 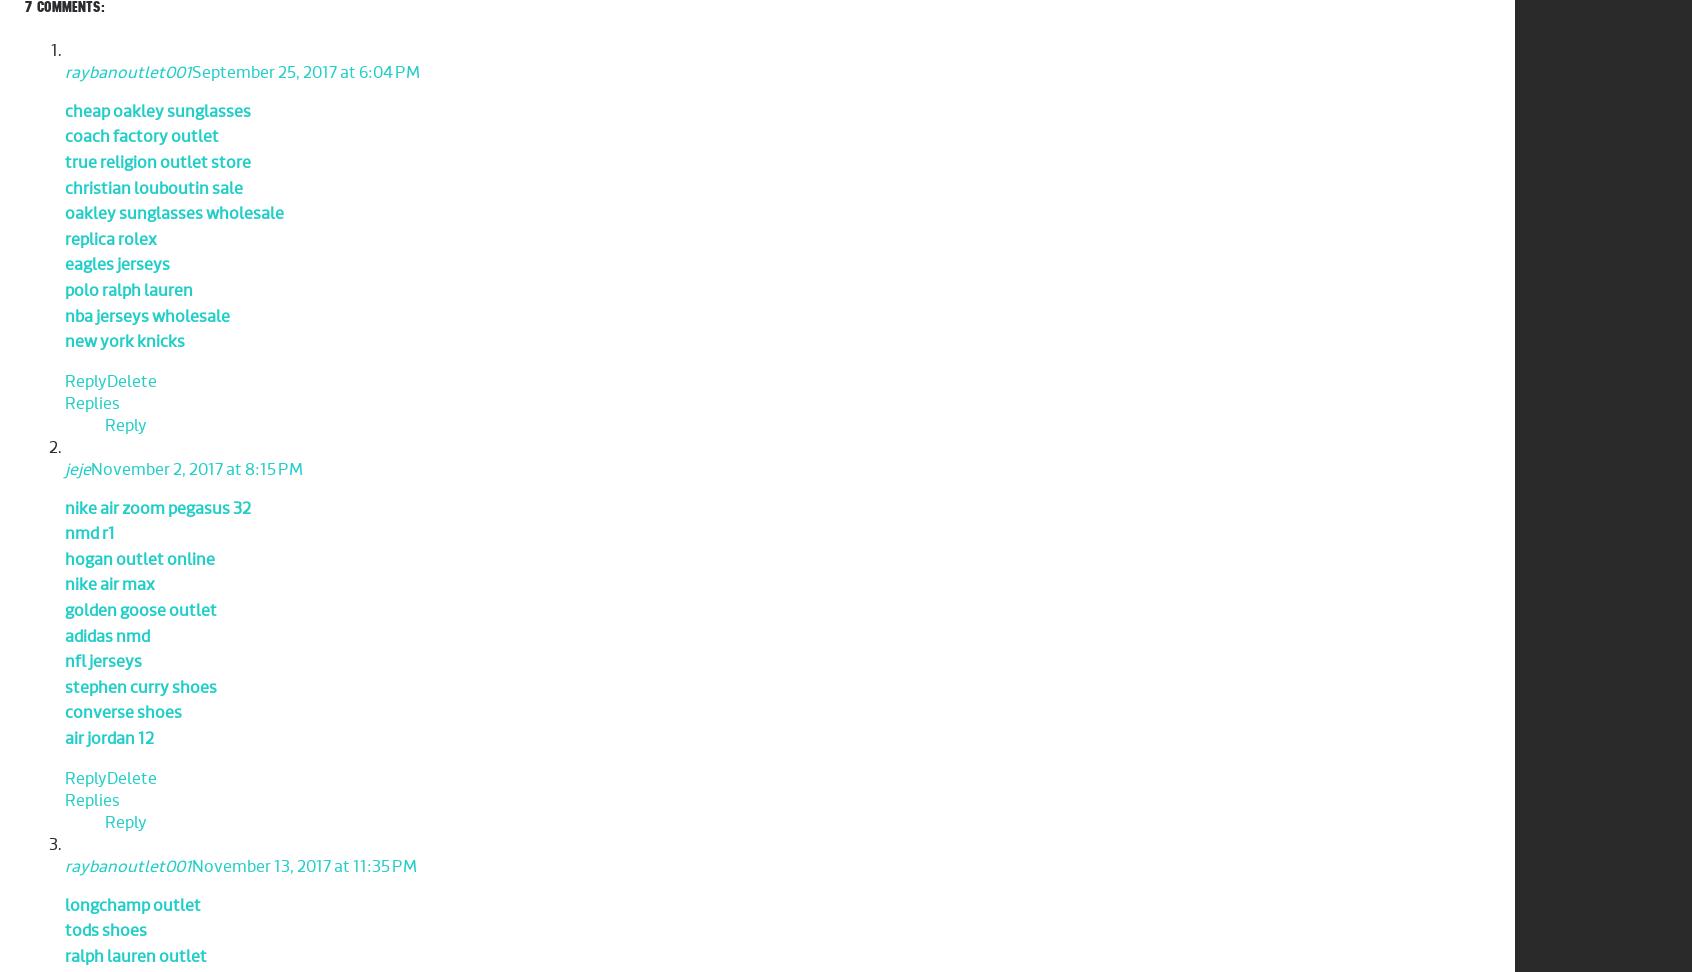 What do you see at coordinates (140, 686) in the screenshot?
I see `'stephen curry shoes'` at bounding box center [140, 686].